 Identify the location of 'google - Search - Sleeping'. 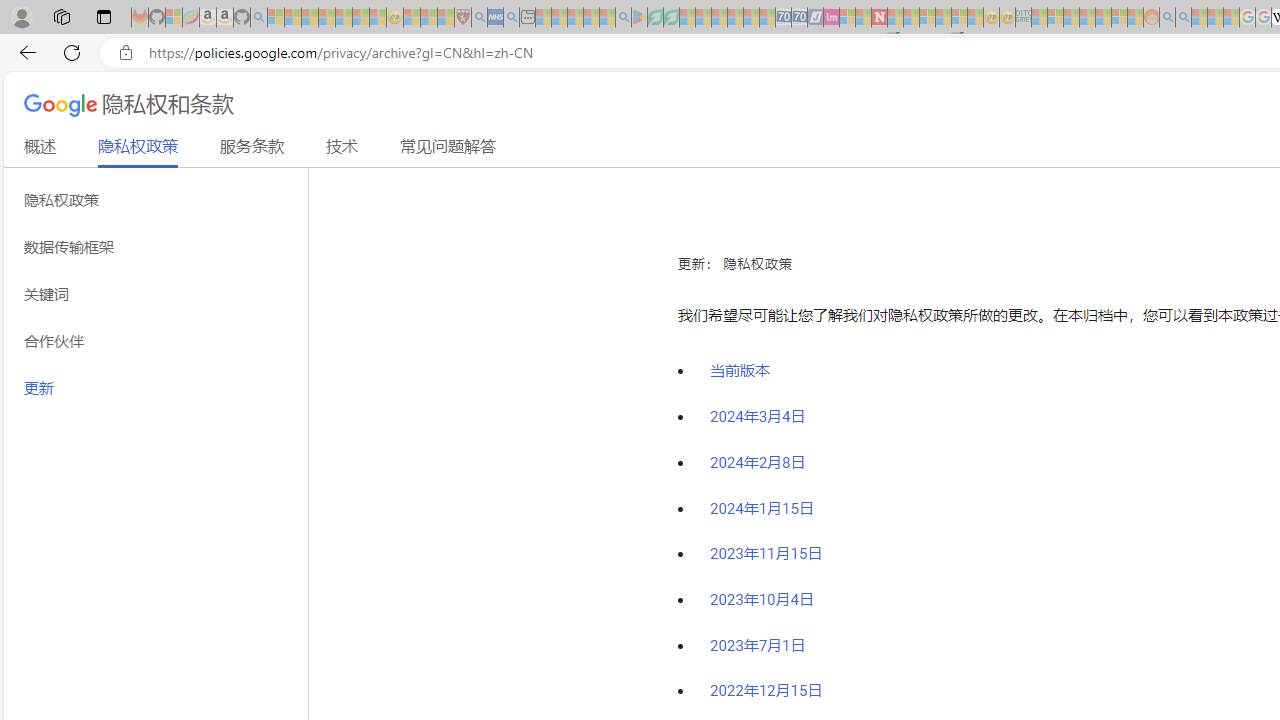
(622, 17).